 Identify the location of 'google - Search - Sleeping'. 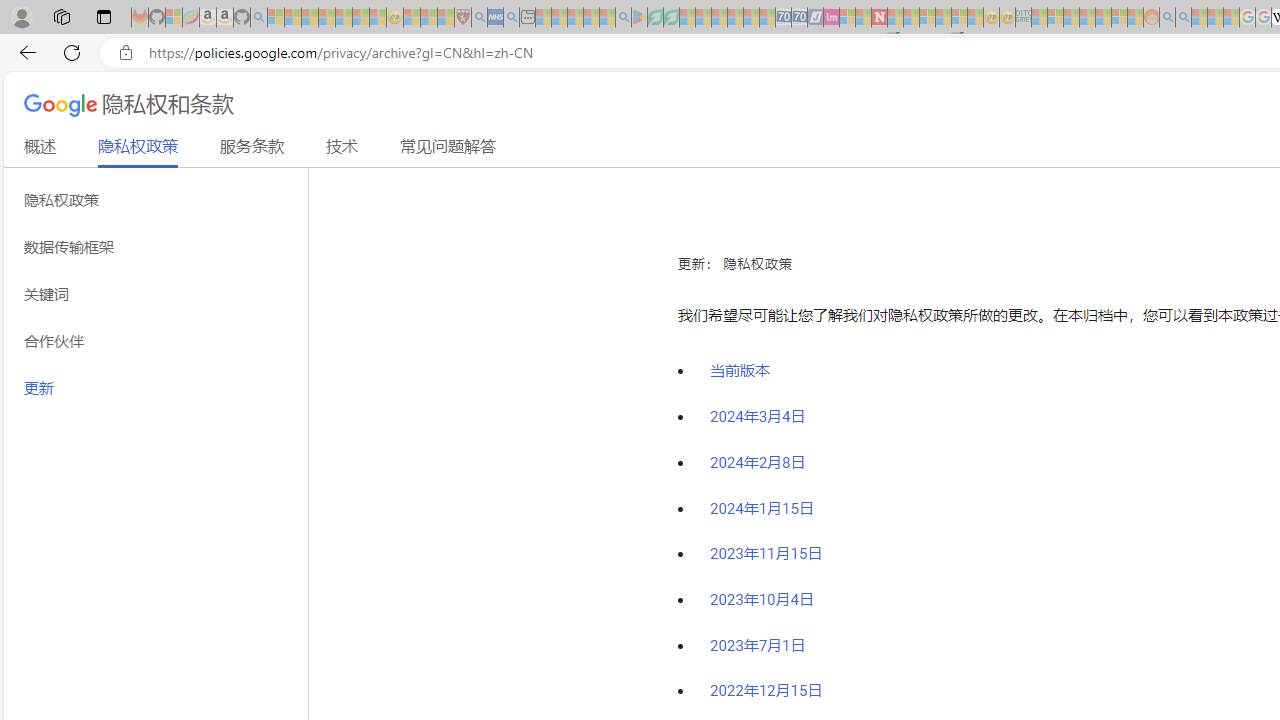
(622, 17).